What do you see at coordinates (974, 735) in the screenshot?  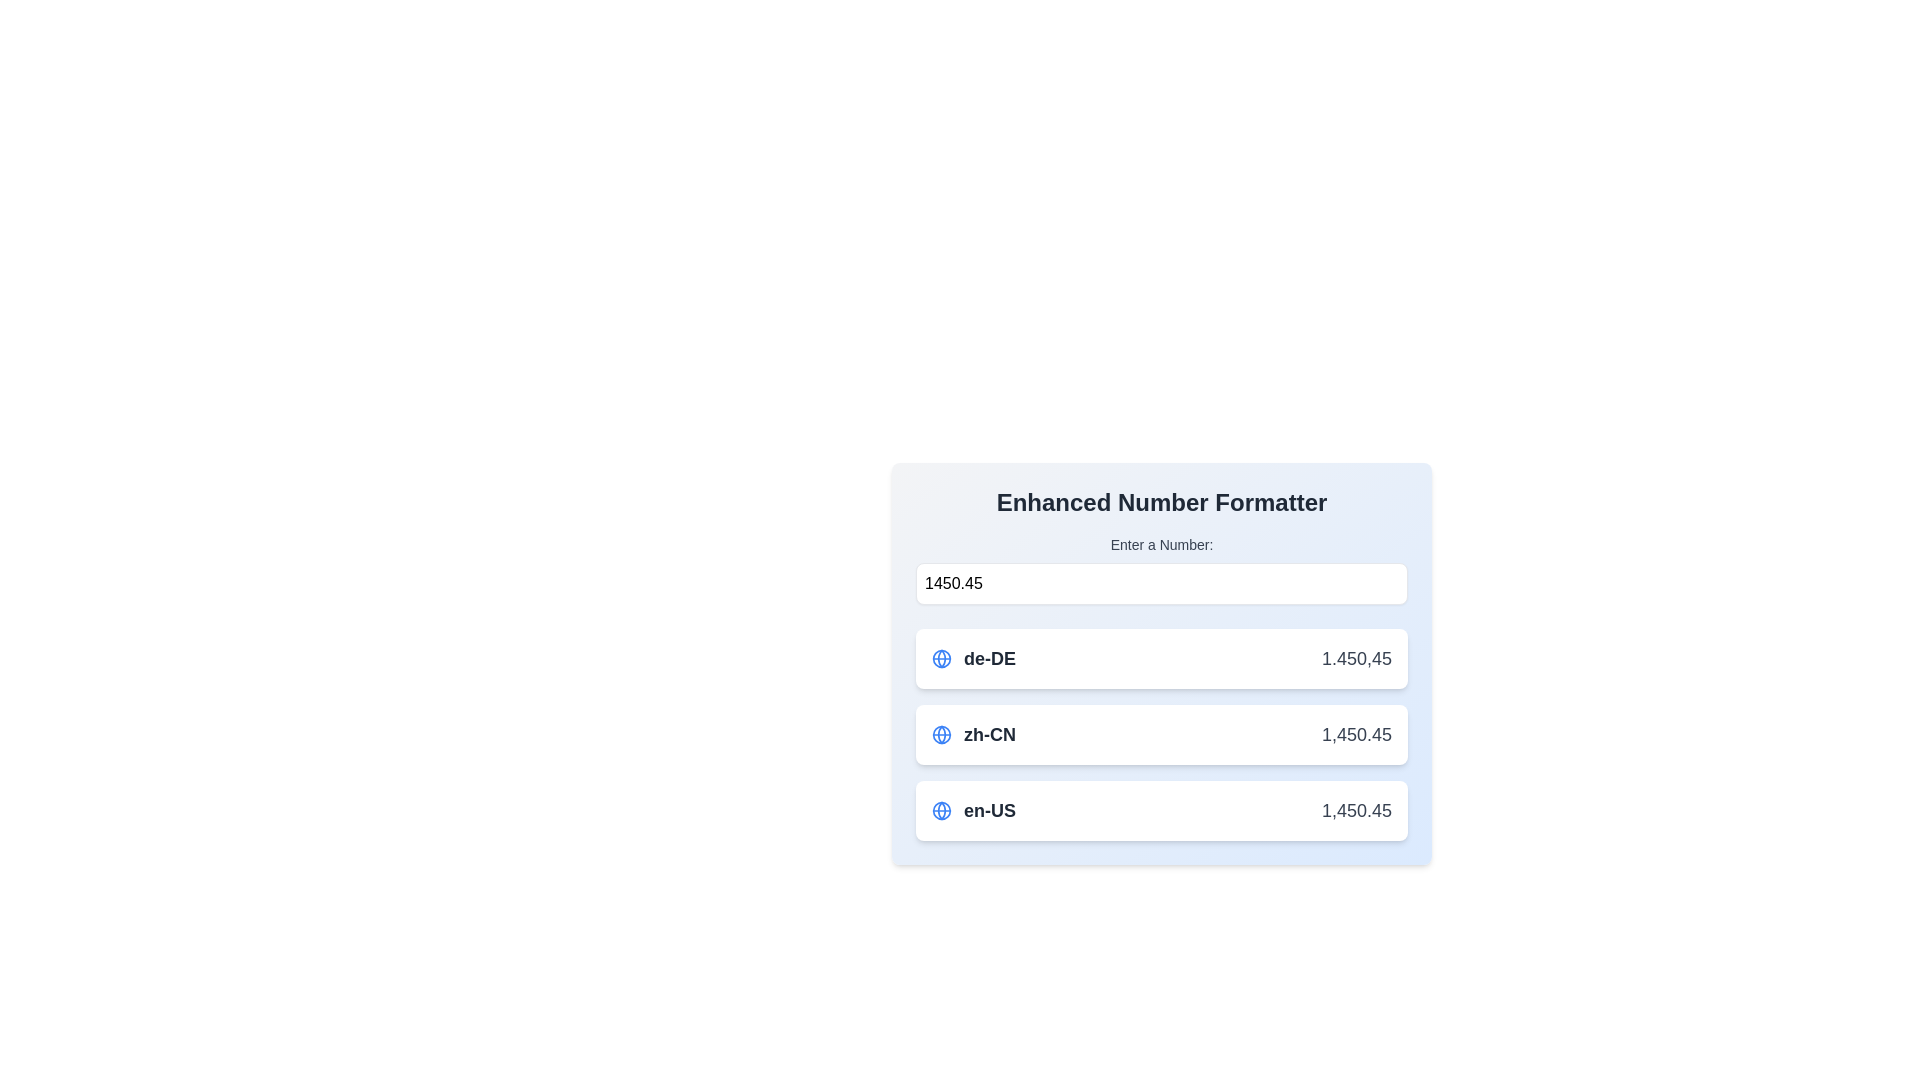 I see `the second locale choice list item, which features a blue globe icon and bold 'zh-CN' text in dark gray, located between 'de-DE' and 'en-US'` at bounding box center [974, 735].